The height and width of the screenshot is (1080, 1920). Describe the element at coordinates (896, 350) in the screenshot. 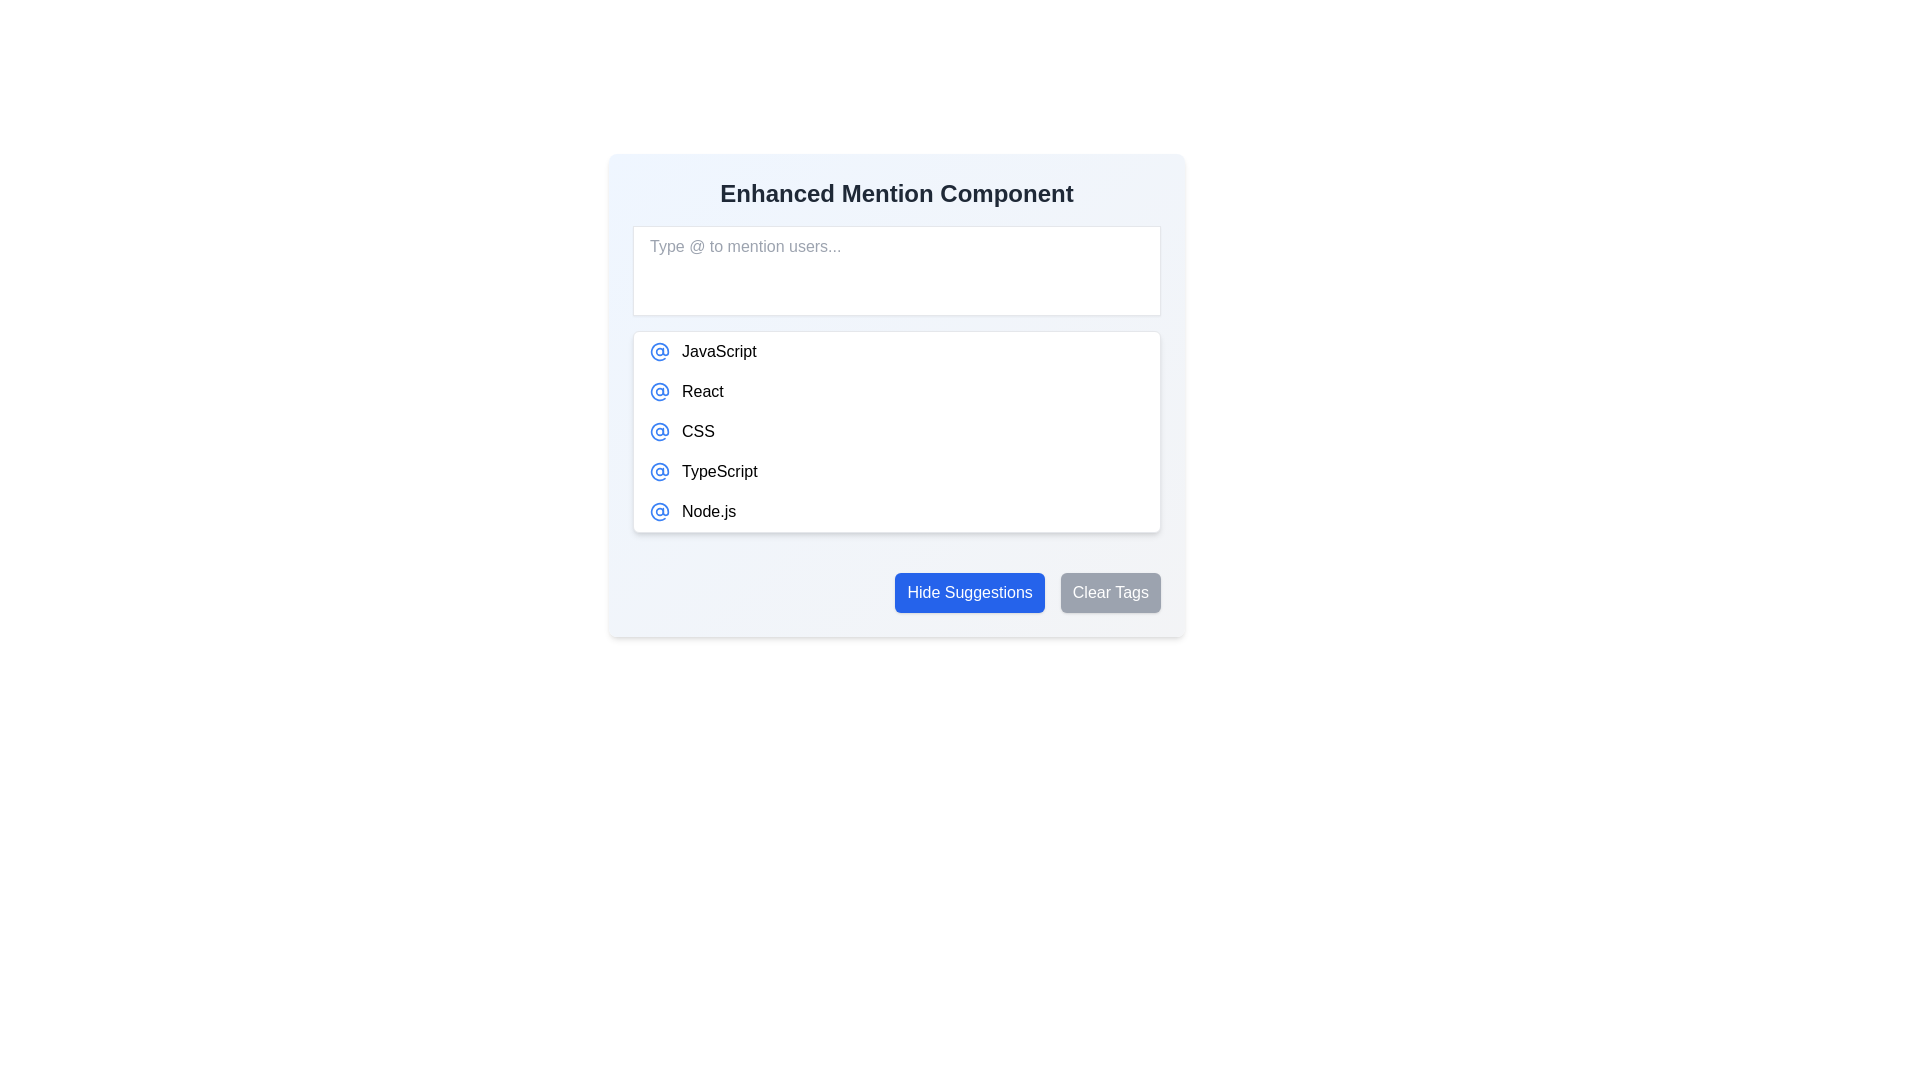

I see `the selectable list item labeled 'JavaScript'` at that location.